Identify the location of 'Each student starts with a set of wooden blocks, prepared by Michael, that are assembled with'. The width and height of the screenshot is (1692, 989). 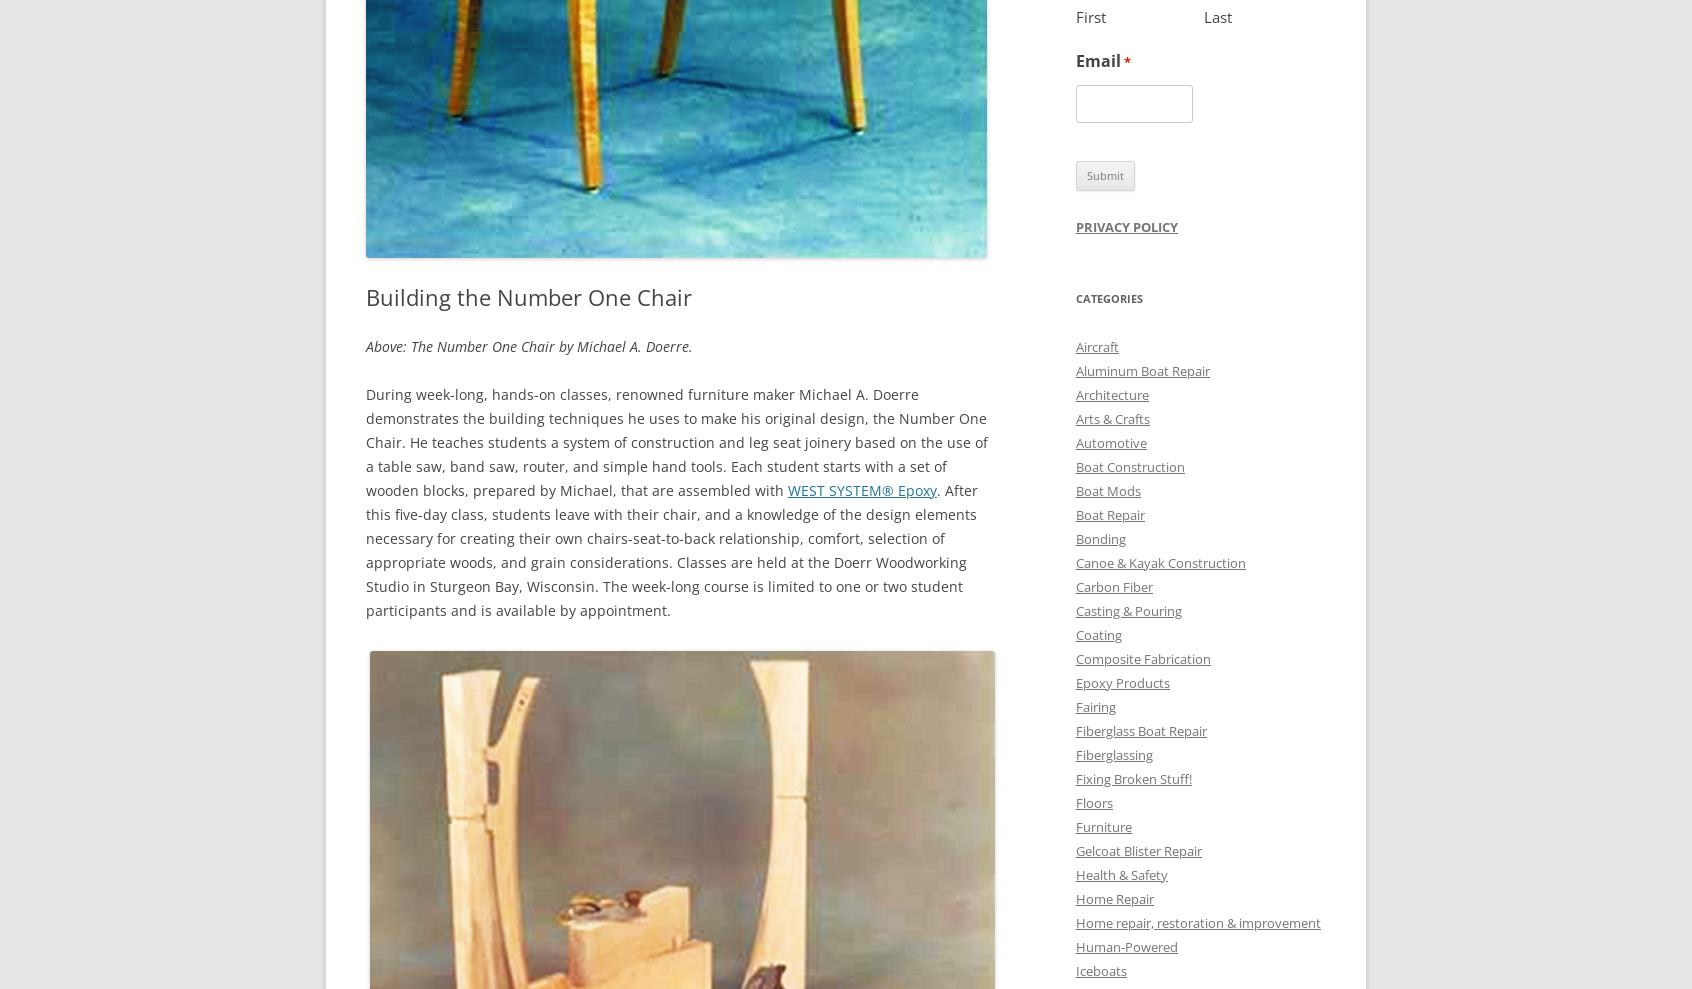
(656, 476).